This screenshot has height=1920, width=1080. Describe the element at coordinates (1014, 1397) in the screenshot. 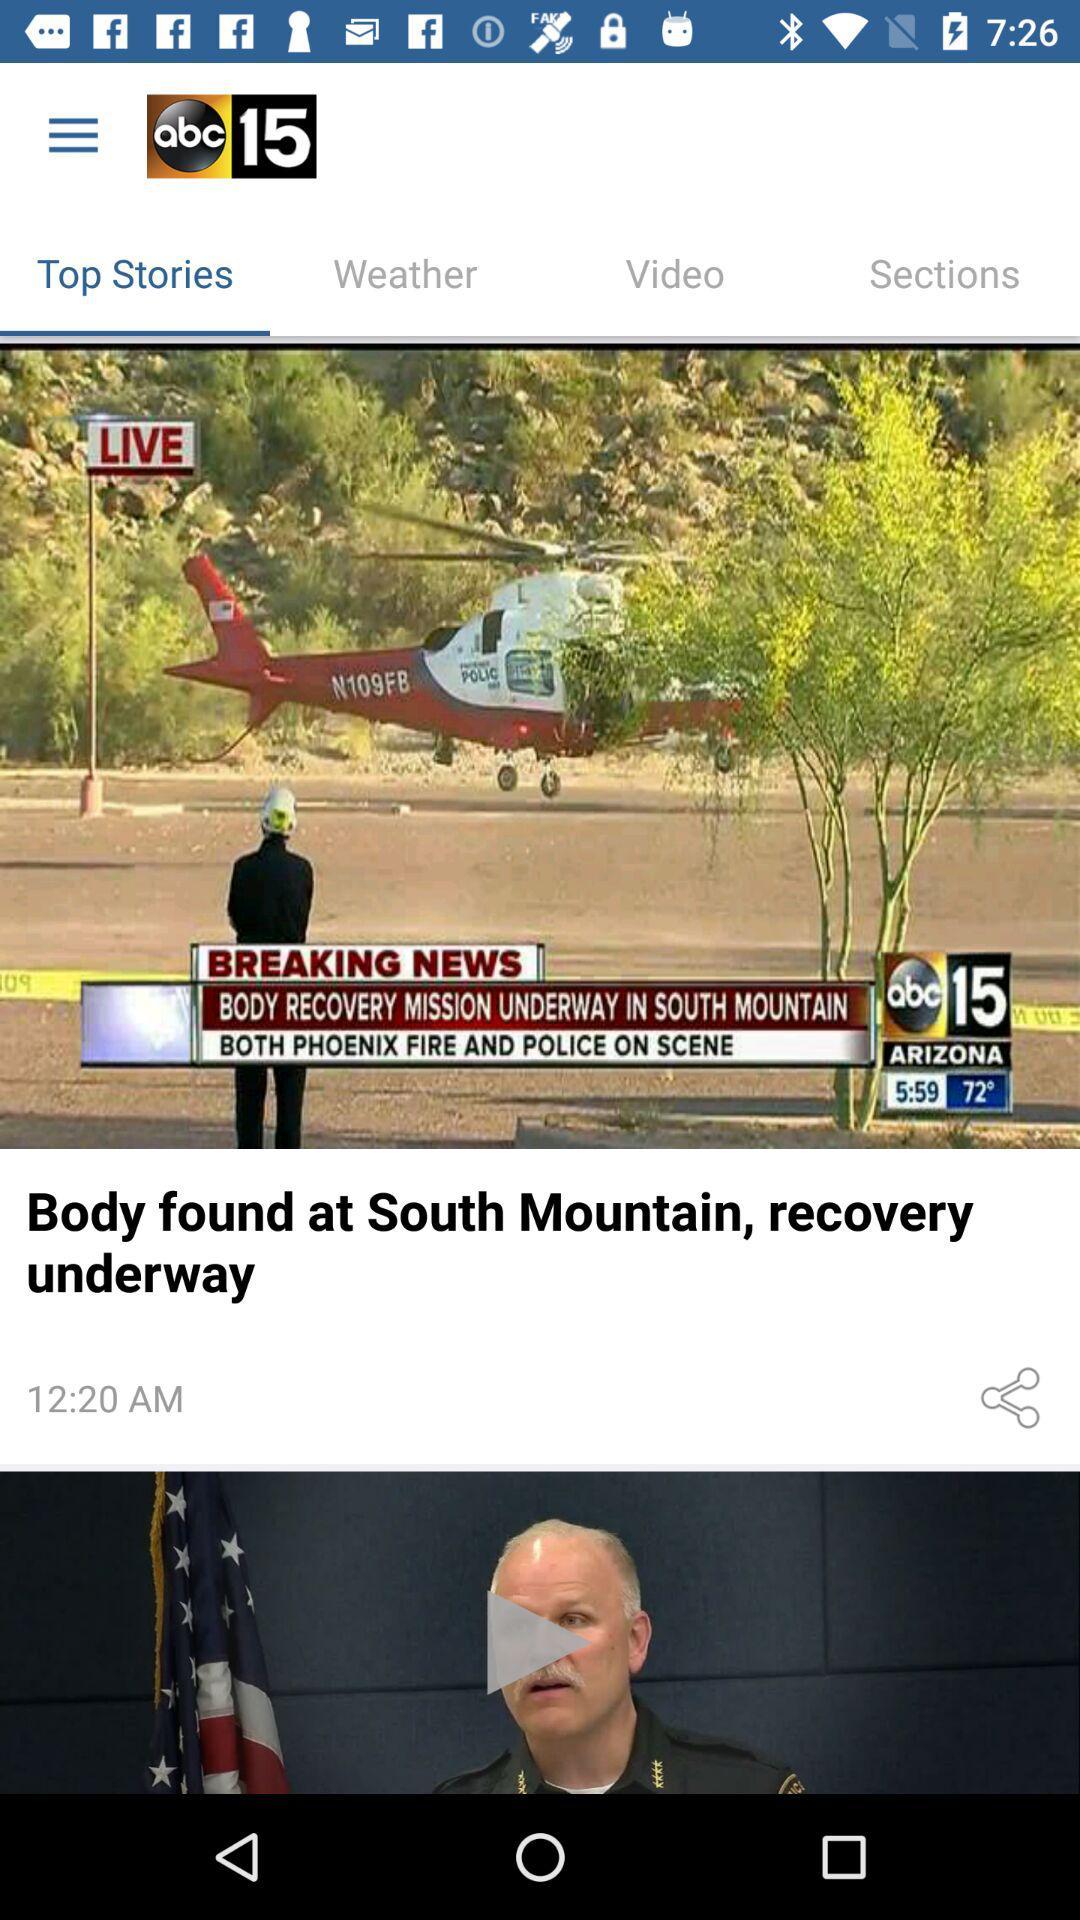

I see `share the article` at that location.